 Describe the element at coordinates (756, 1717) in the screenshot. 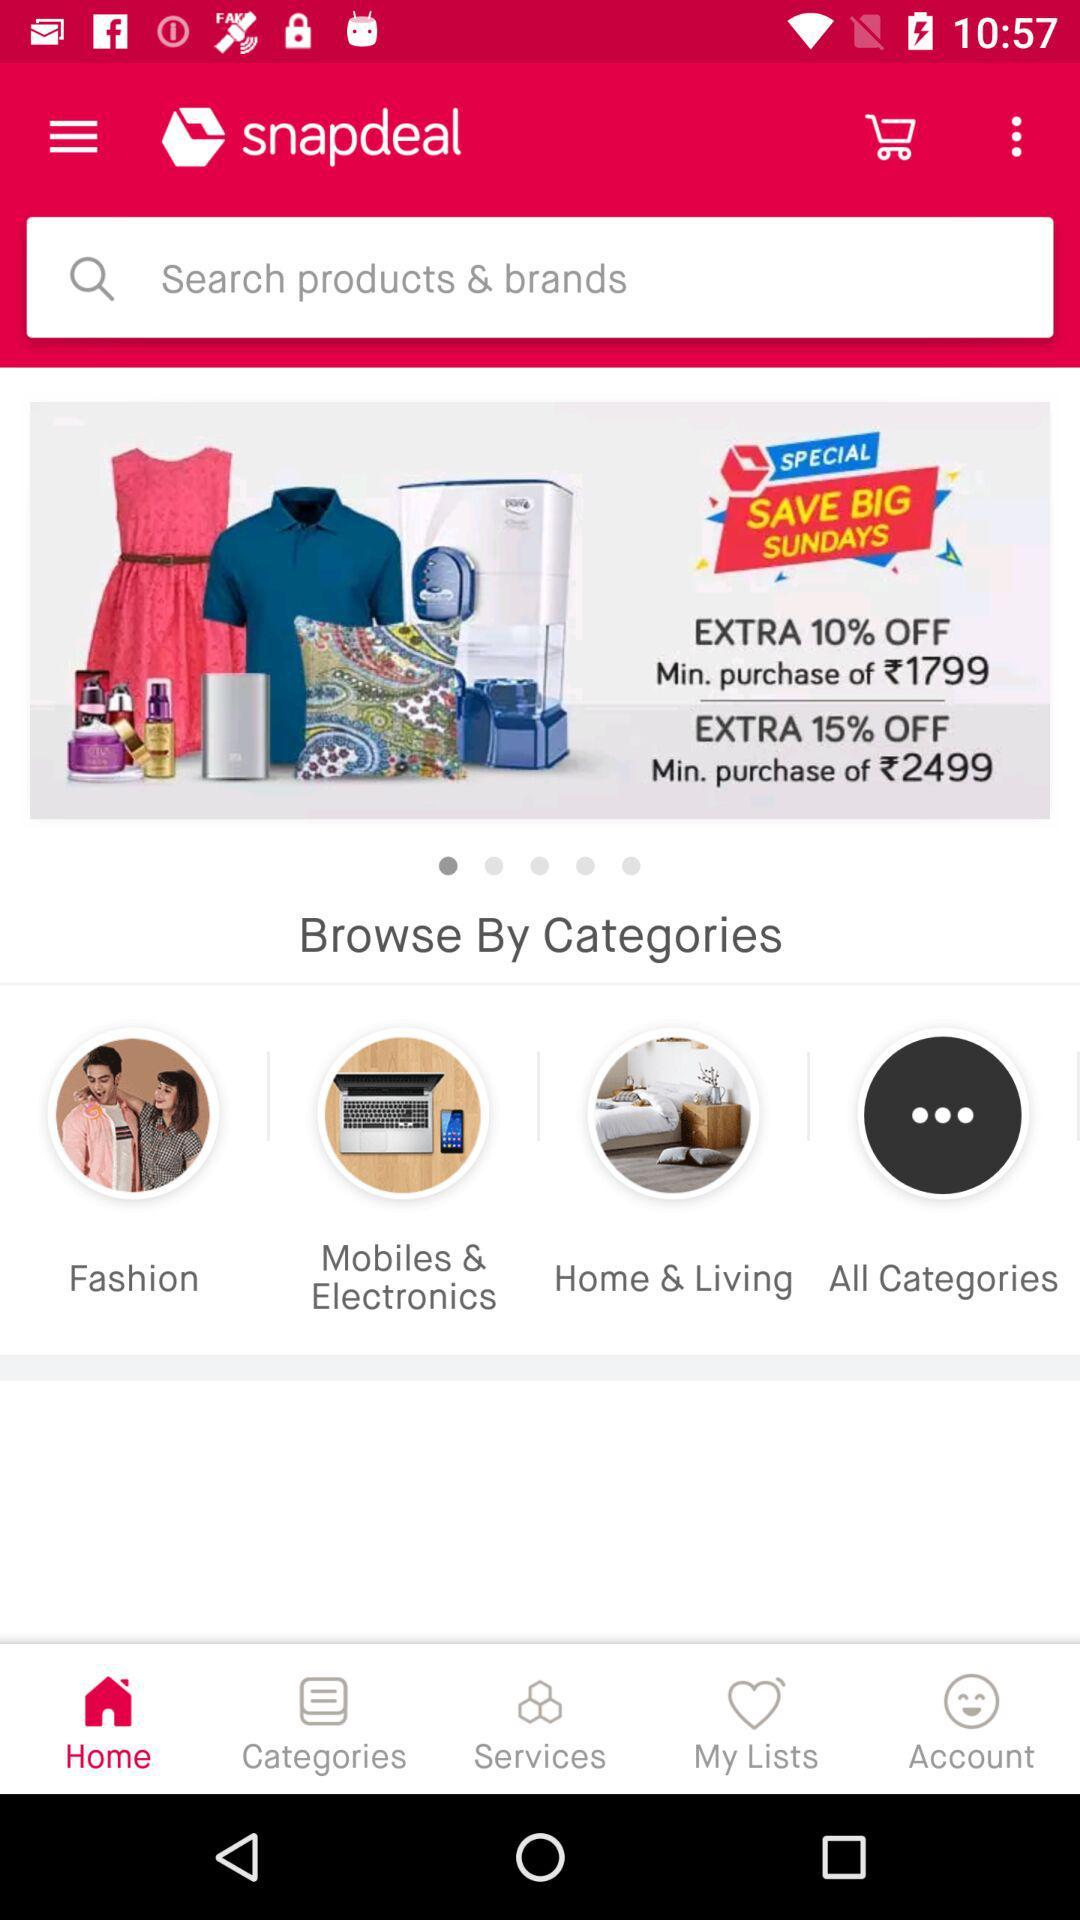

I see `the my lists item` at that location.